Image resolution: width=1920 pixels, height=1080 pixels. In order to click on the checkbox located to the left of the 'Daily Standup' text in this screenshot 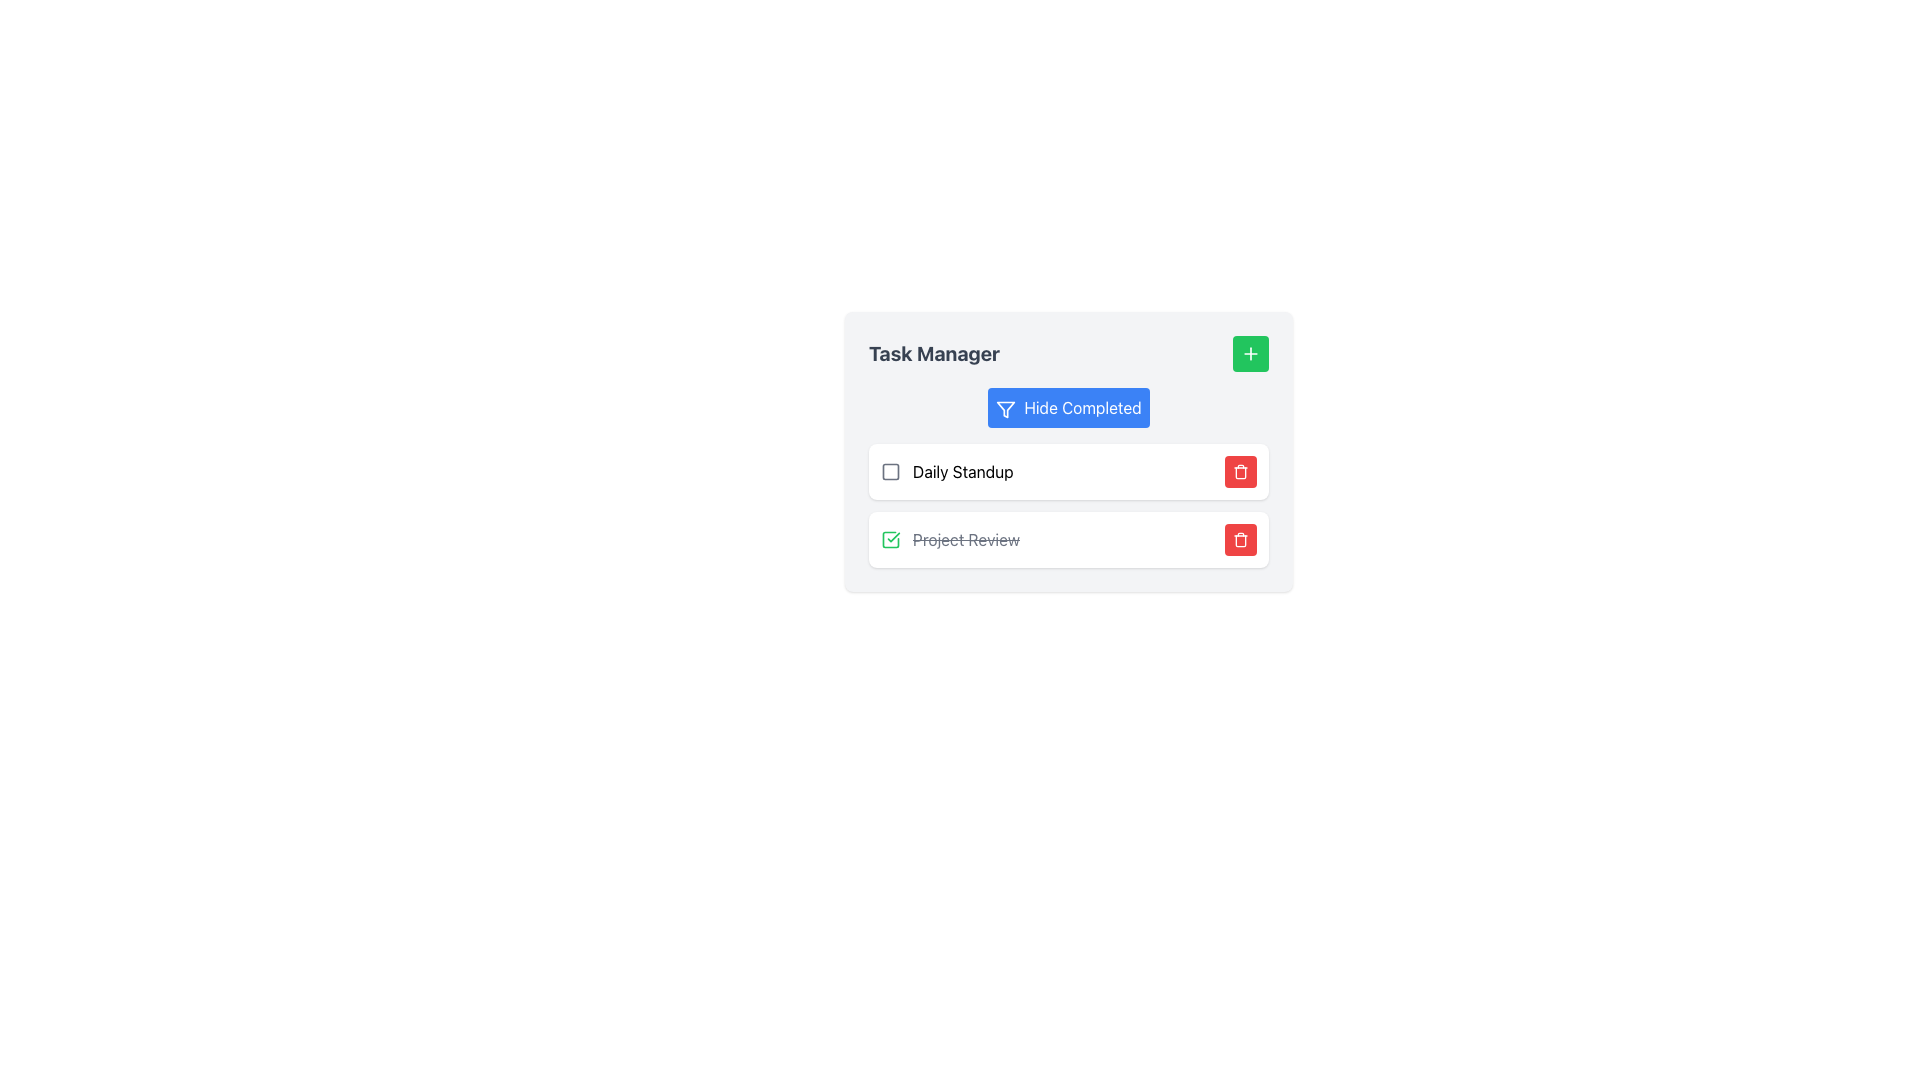, I will do `click(890, 471)`.